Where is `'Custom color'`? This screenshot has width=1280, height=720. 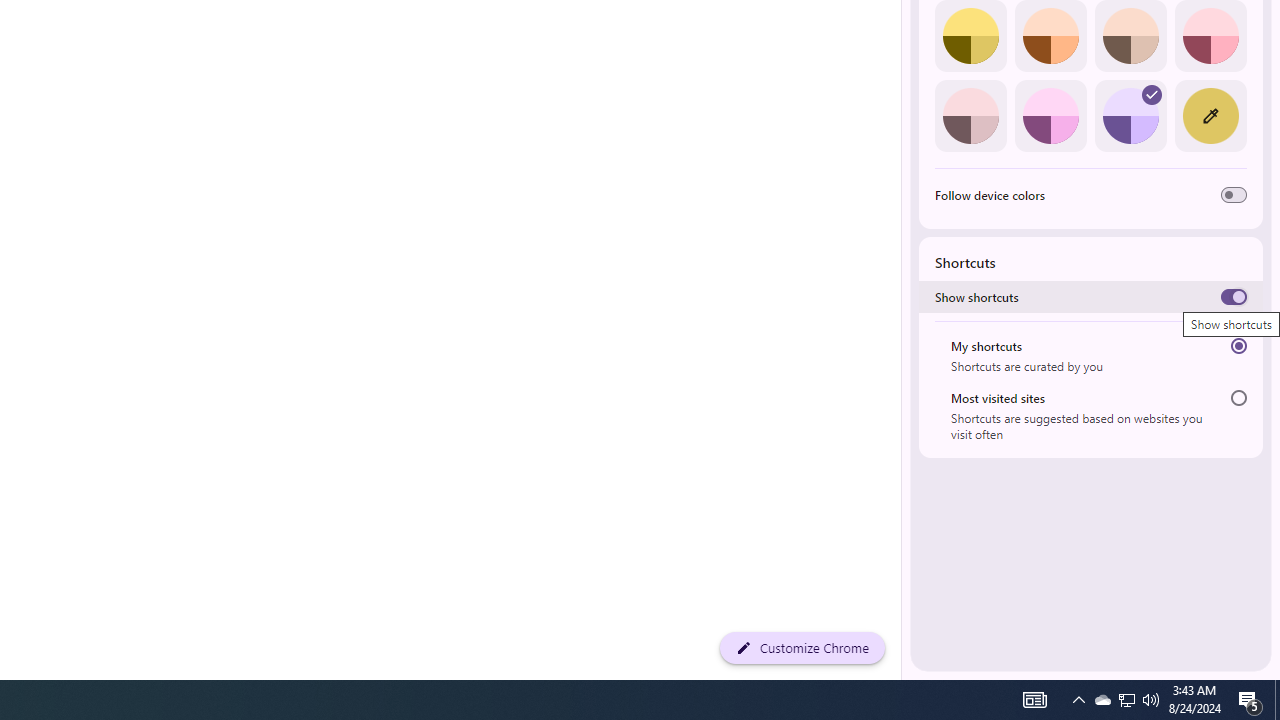 'Custom color' is located at coordinates (1209, 115).